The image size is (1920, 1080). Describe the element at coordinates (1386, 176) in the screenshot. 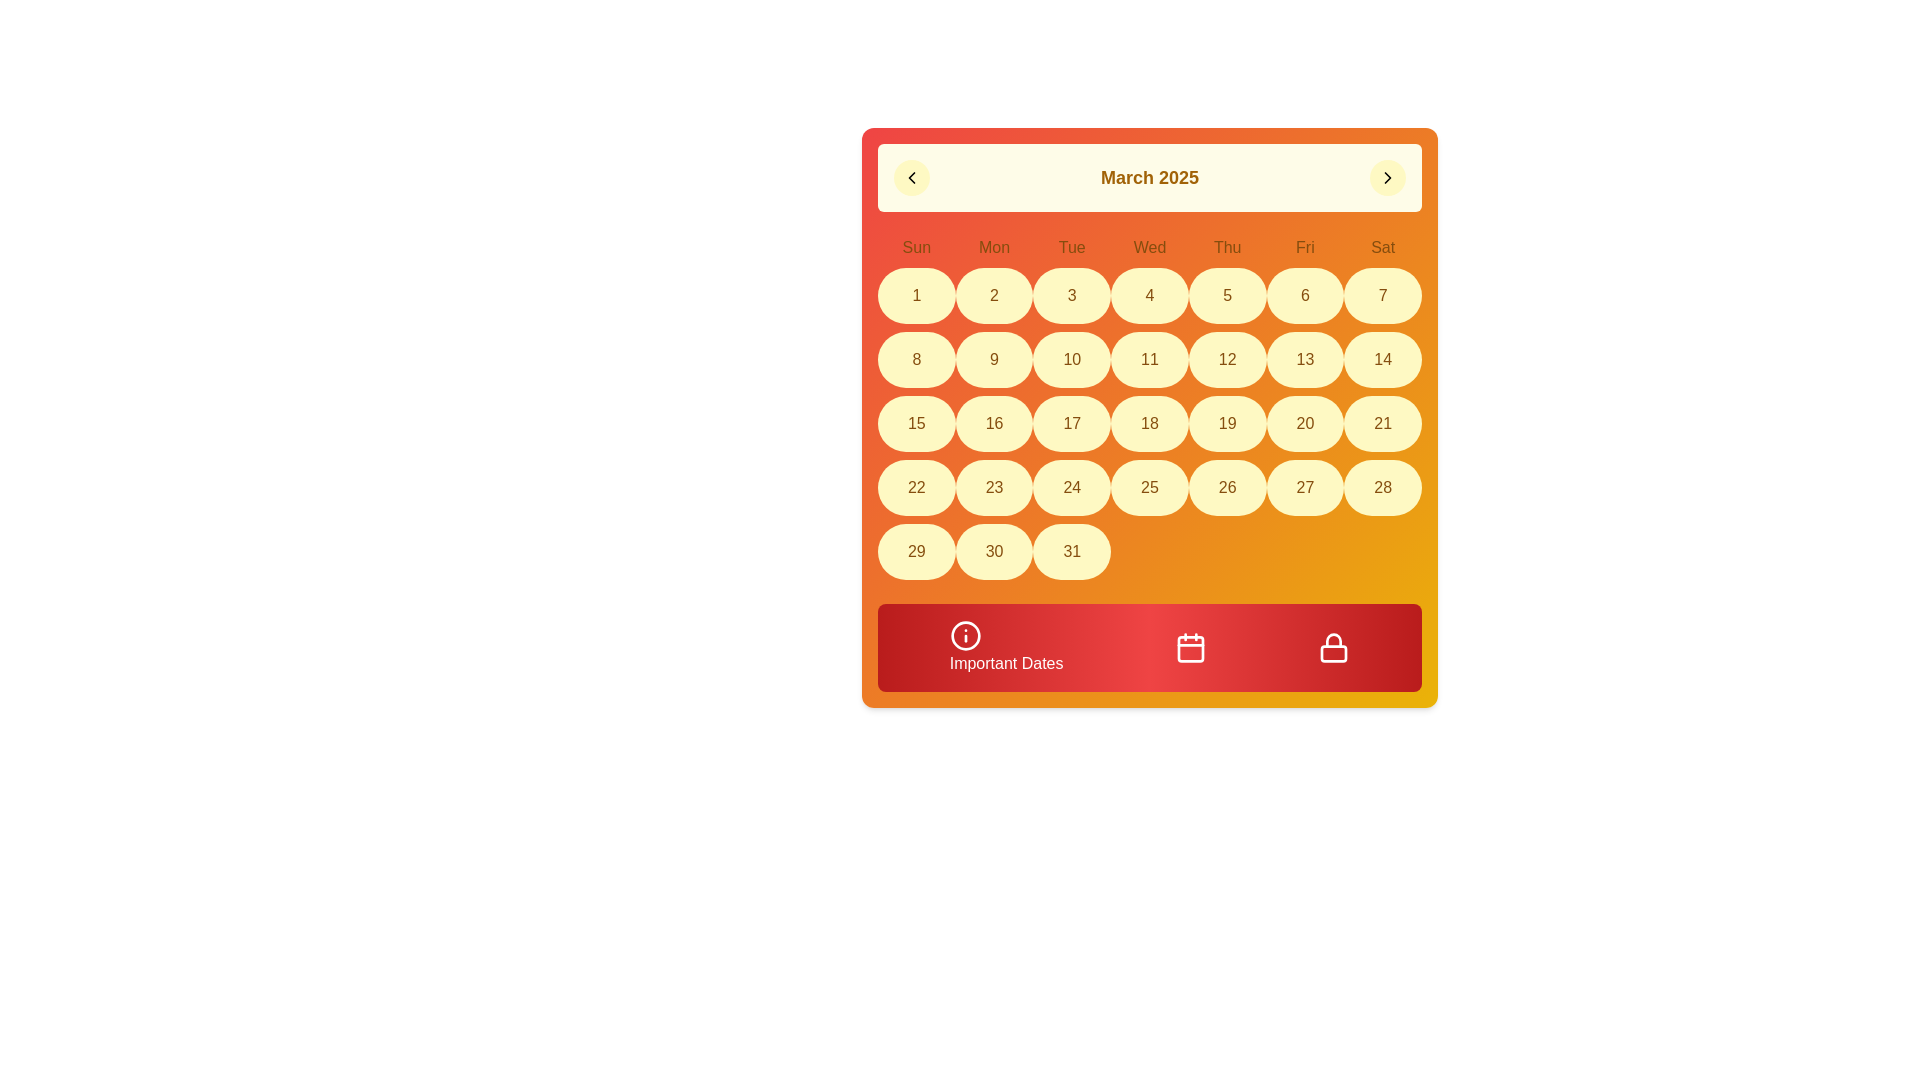

I see `the circular button with a faint yellow background and a right-pointing chevron icon in black, located in the header section labeled 'March 2025'` at that location.